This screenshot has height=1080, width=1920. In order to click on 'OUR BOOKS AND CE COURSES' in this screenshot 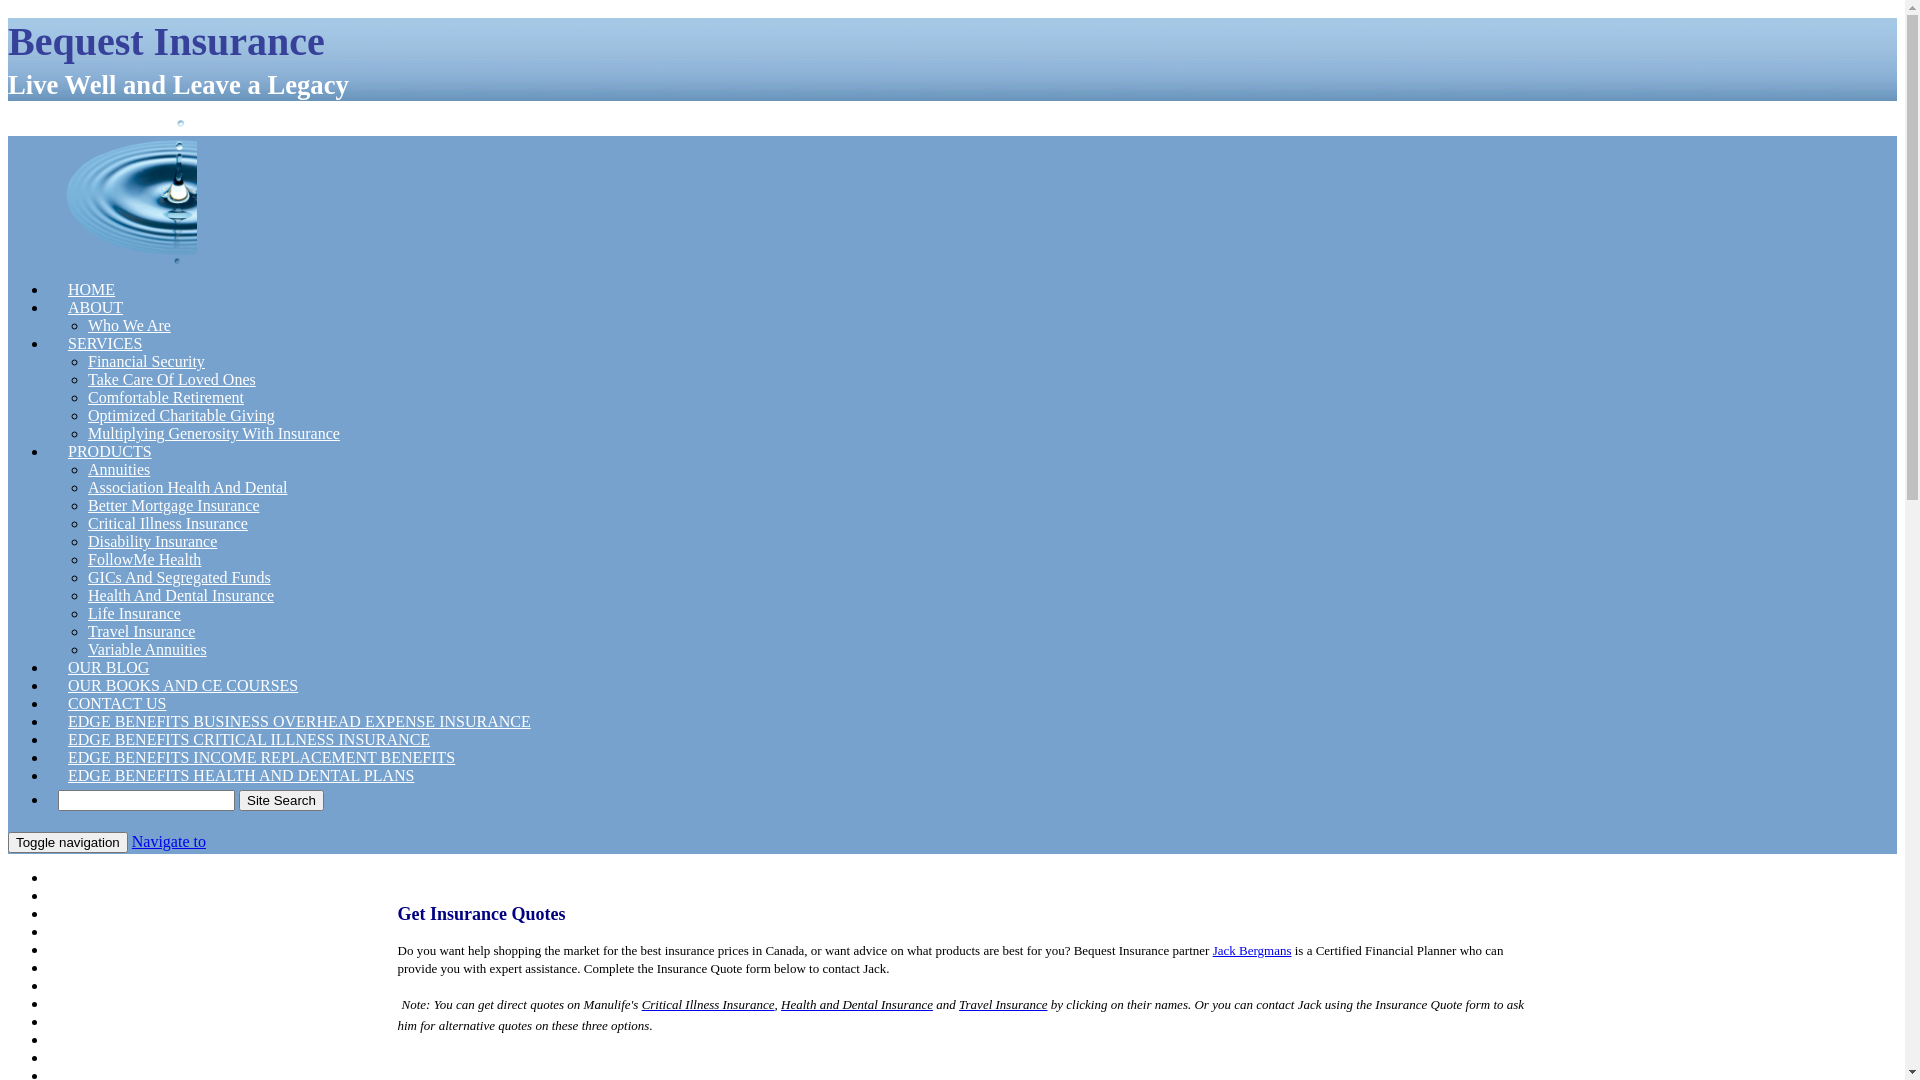, I will do `click(182, 684)`.